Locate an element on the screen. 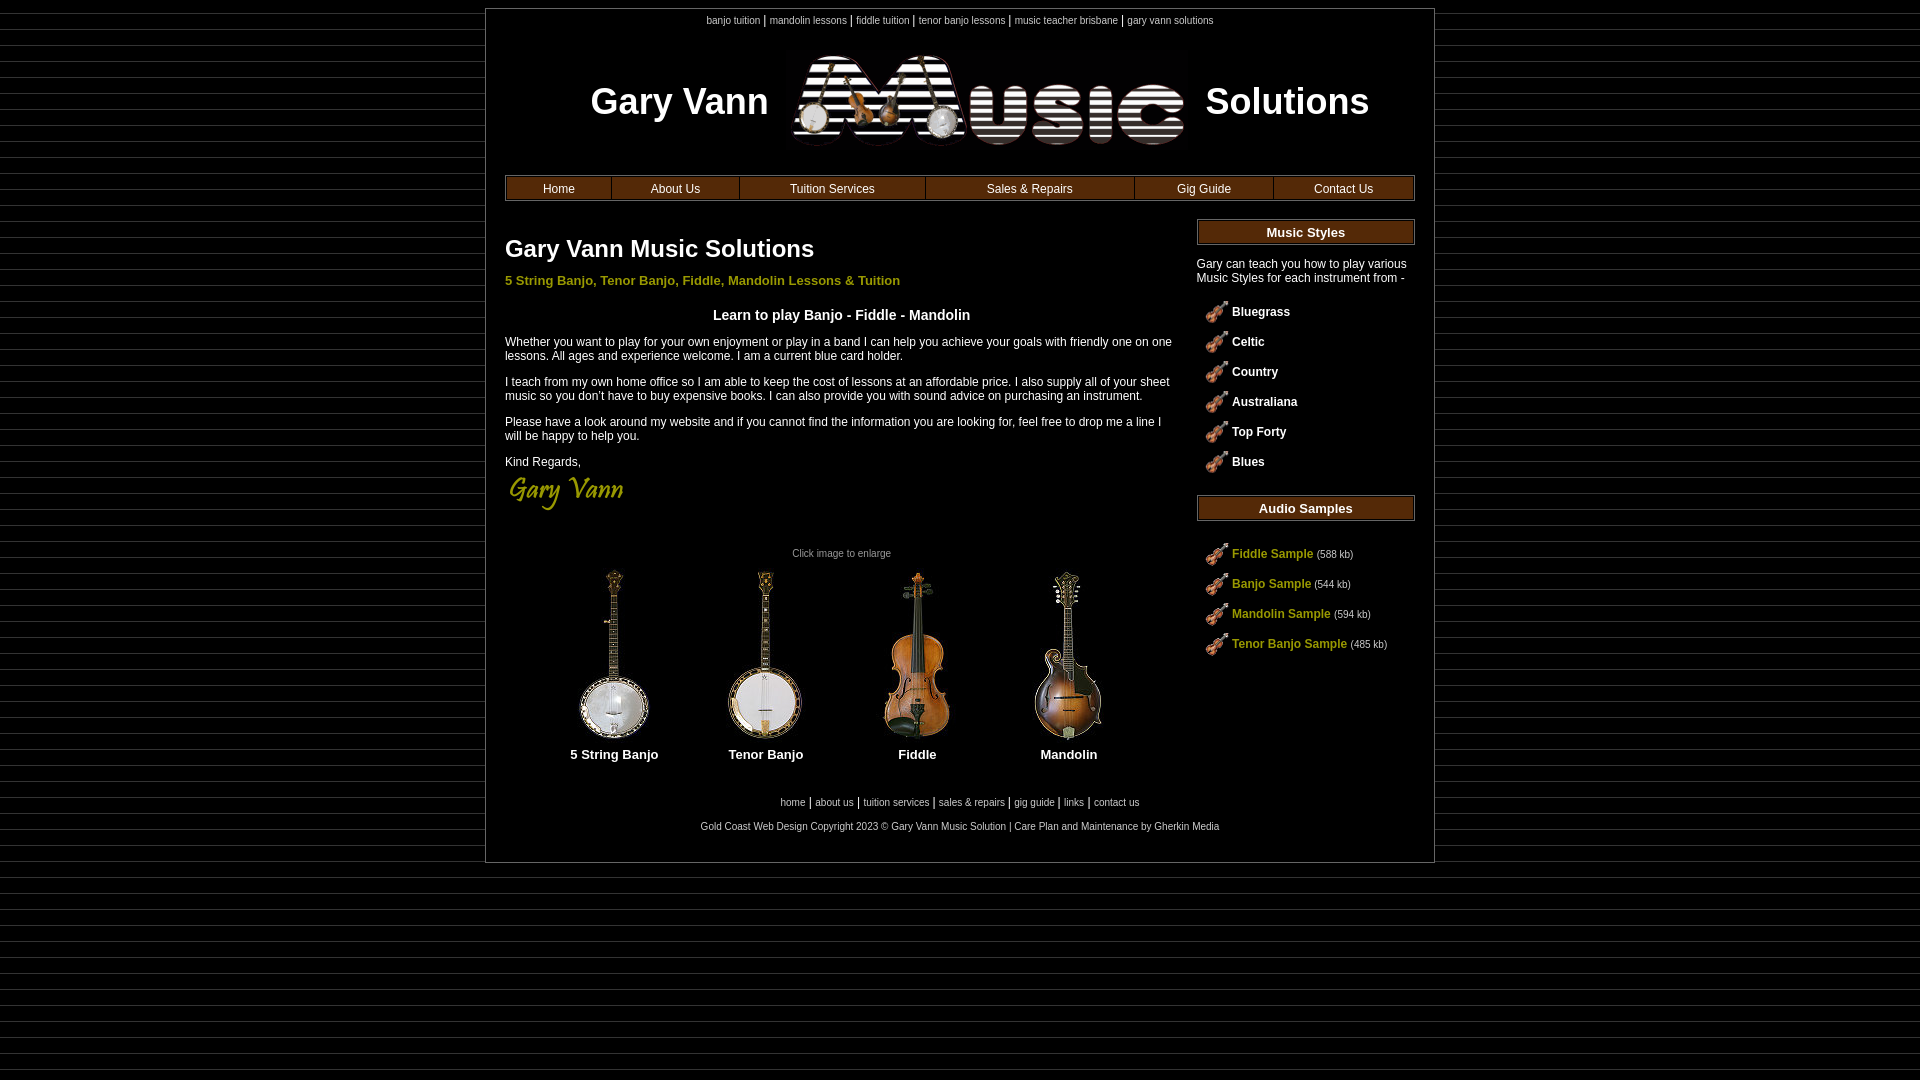 The width and height of the screenshot is (1920, 1080). 'Sales & Repairs' is located at coordinates (1030, 189).